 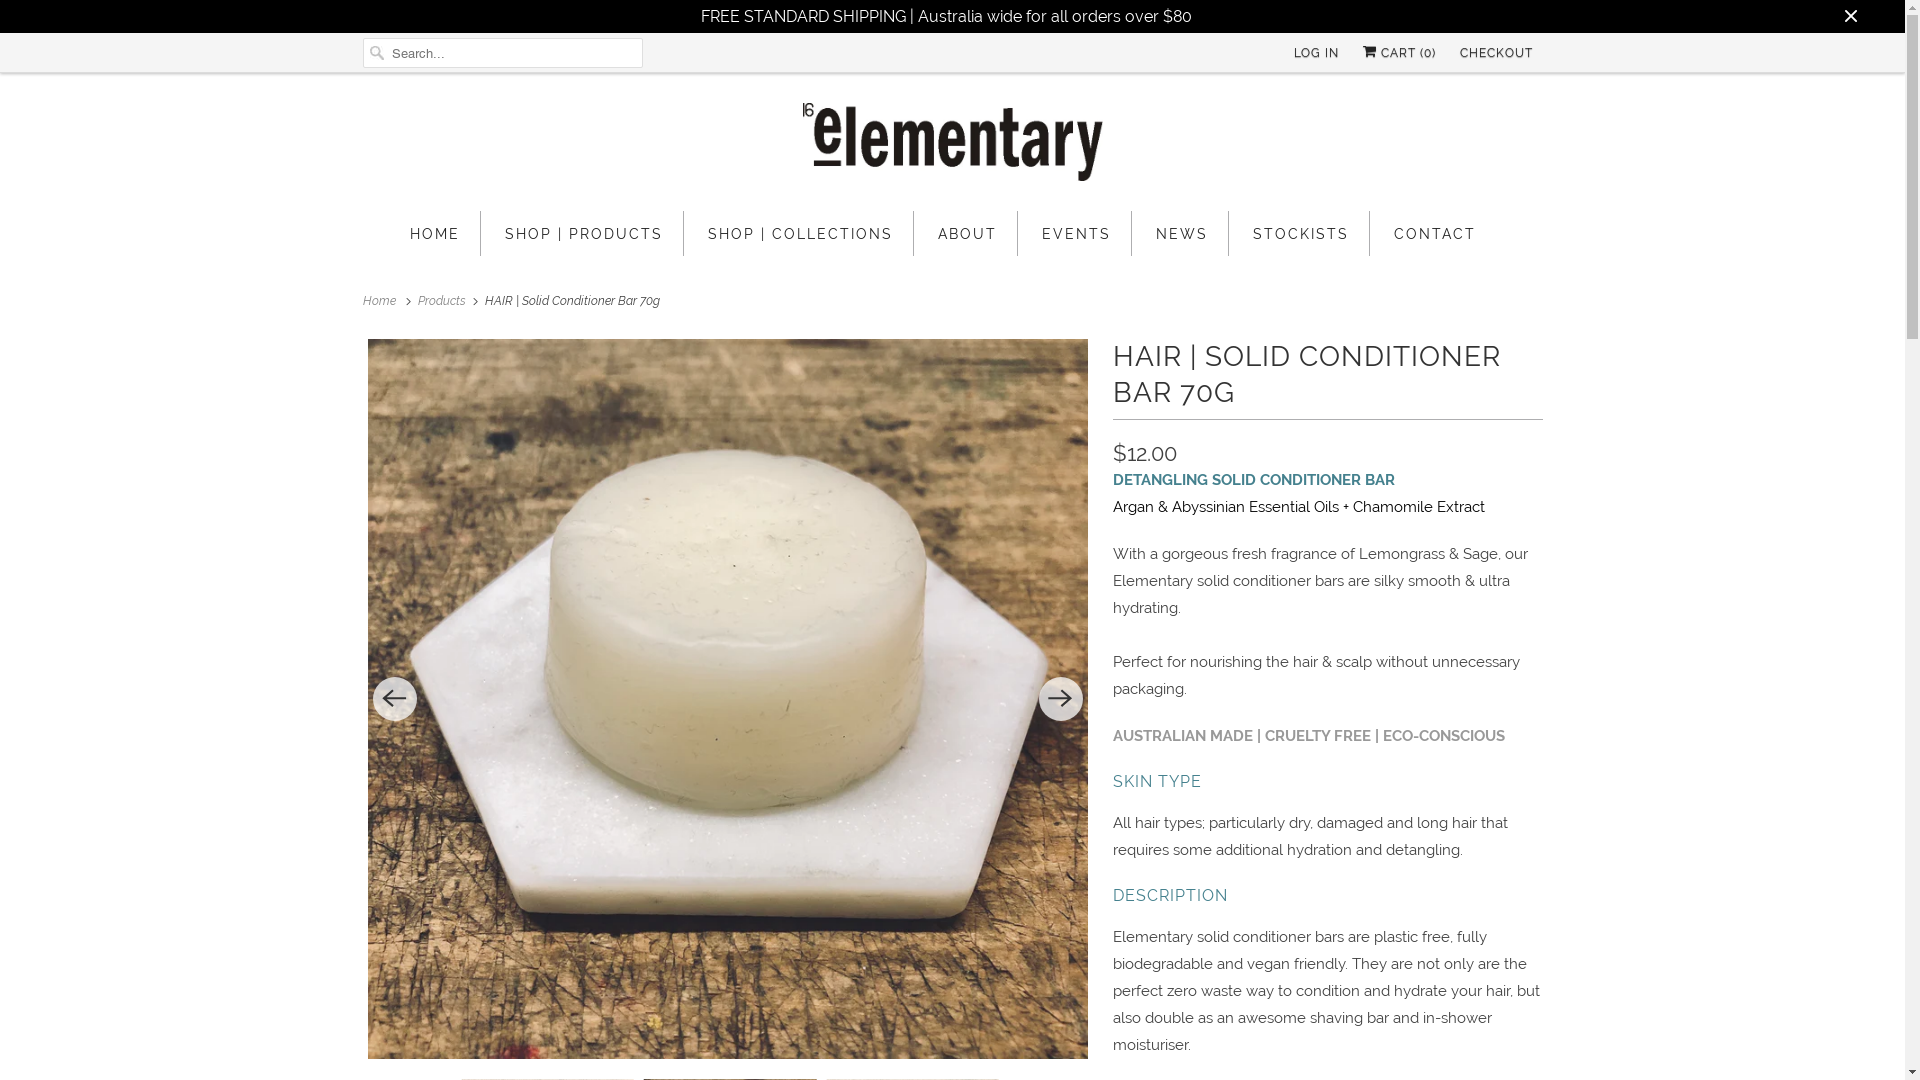 I want to click on 'EVENTS', so click(x=1075, y=232).